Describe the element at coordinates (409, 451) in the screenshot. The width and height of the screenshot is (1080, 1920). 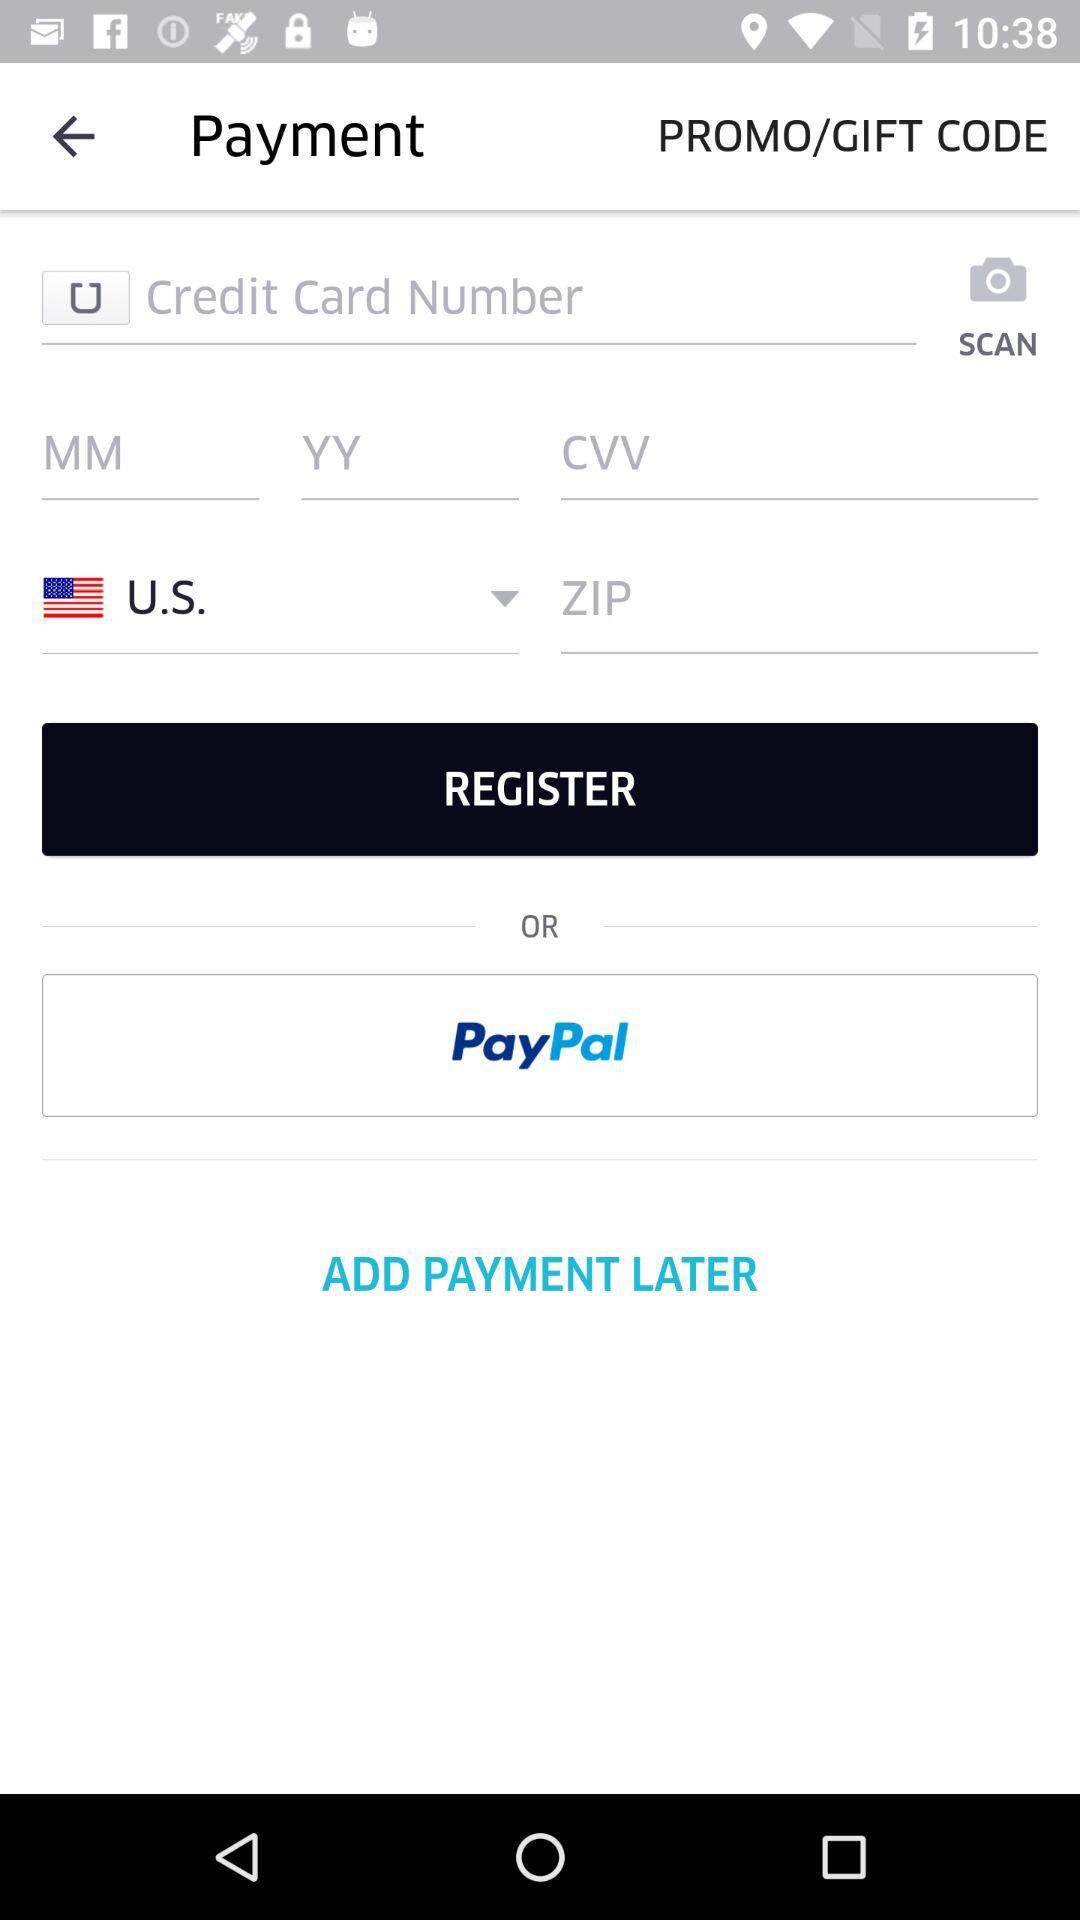
I see `expiring year of creditcard` at that location.